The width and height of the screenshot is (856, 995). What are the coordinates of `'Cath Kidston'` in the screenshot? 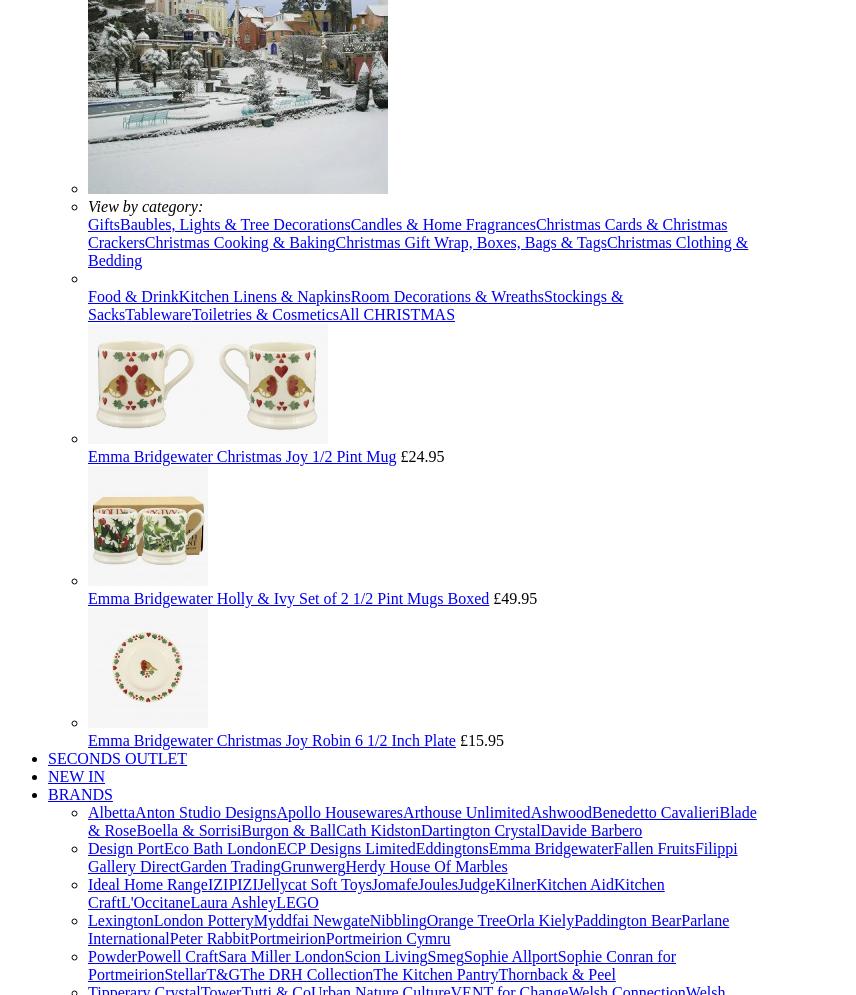 It's located at (334, 829).